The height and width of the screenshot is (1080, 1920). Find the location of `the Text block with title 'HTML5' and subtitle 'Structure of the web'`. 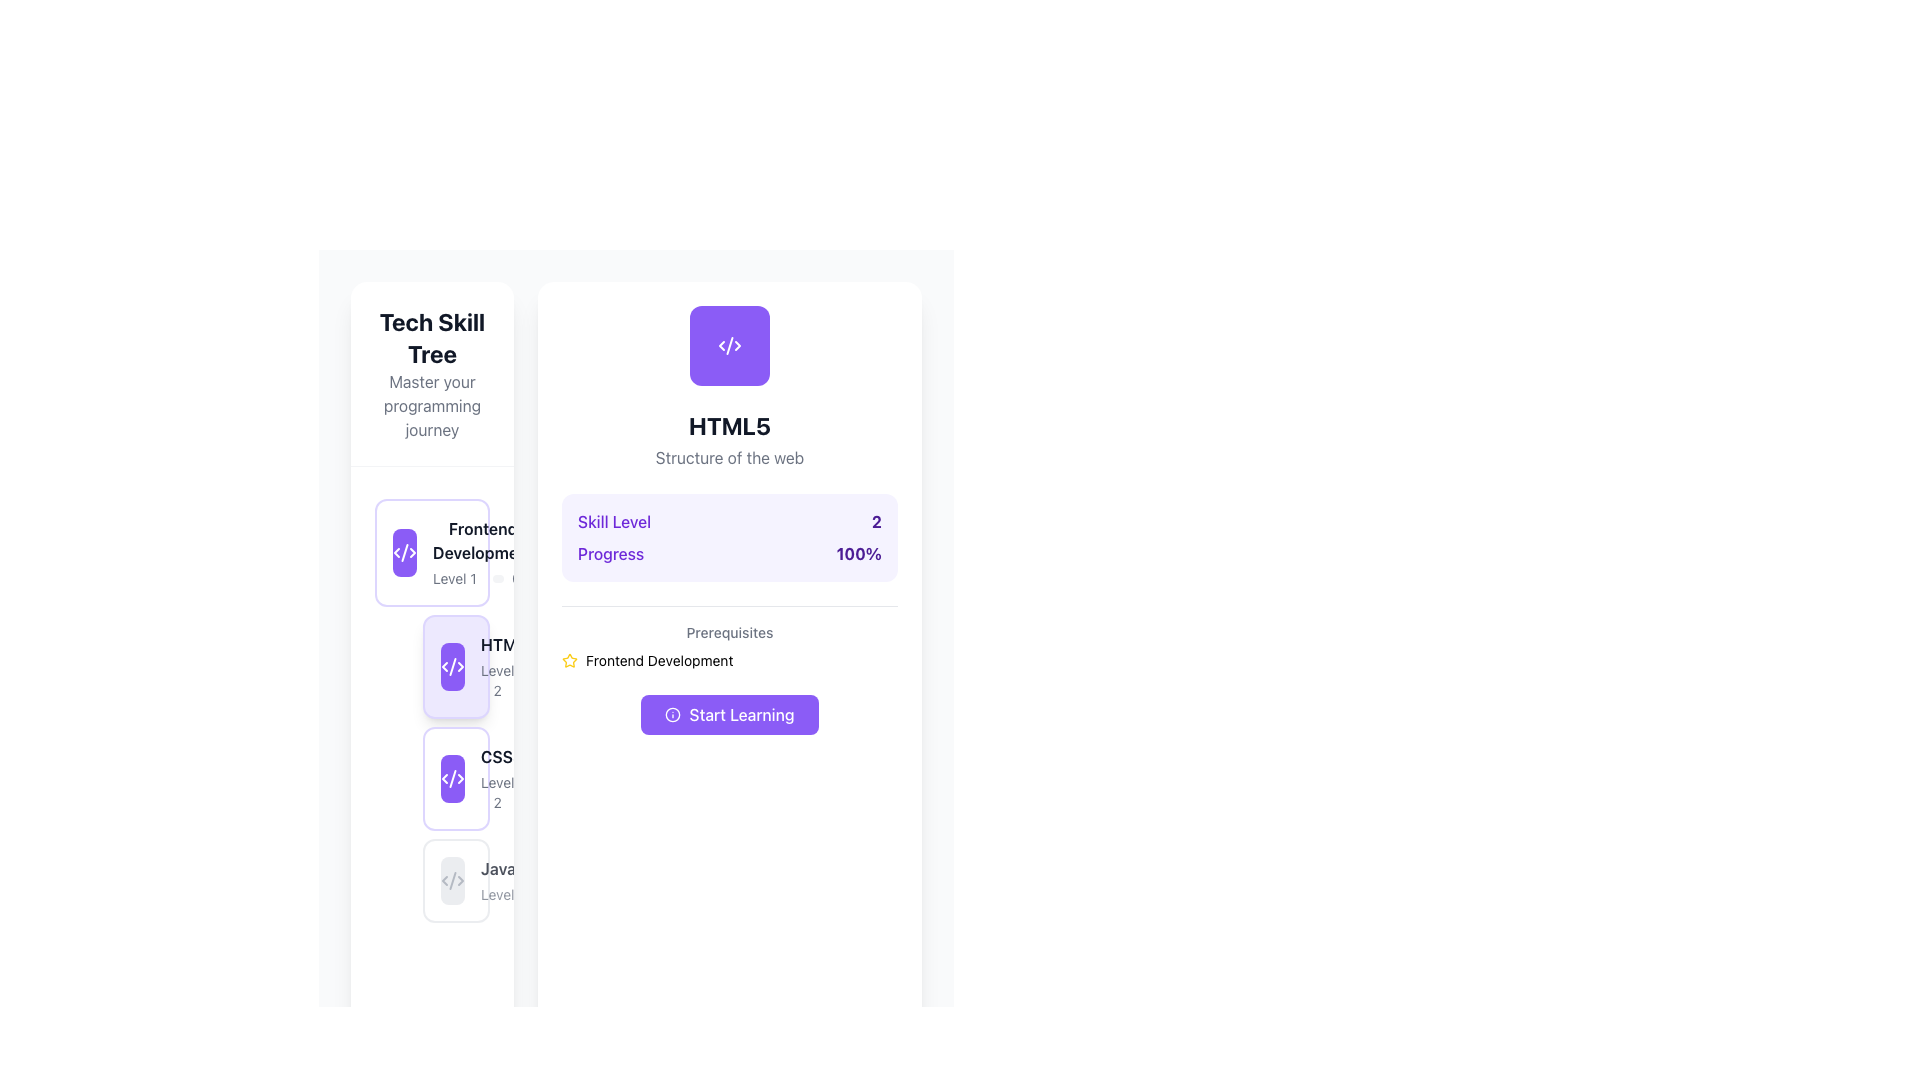

the Text block with title 'HTML5' and subtitle 'Structure of the web' is located at coordinates (728, 438).